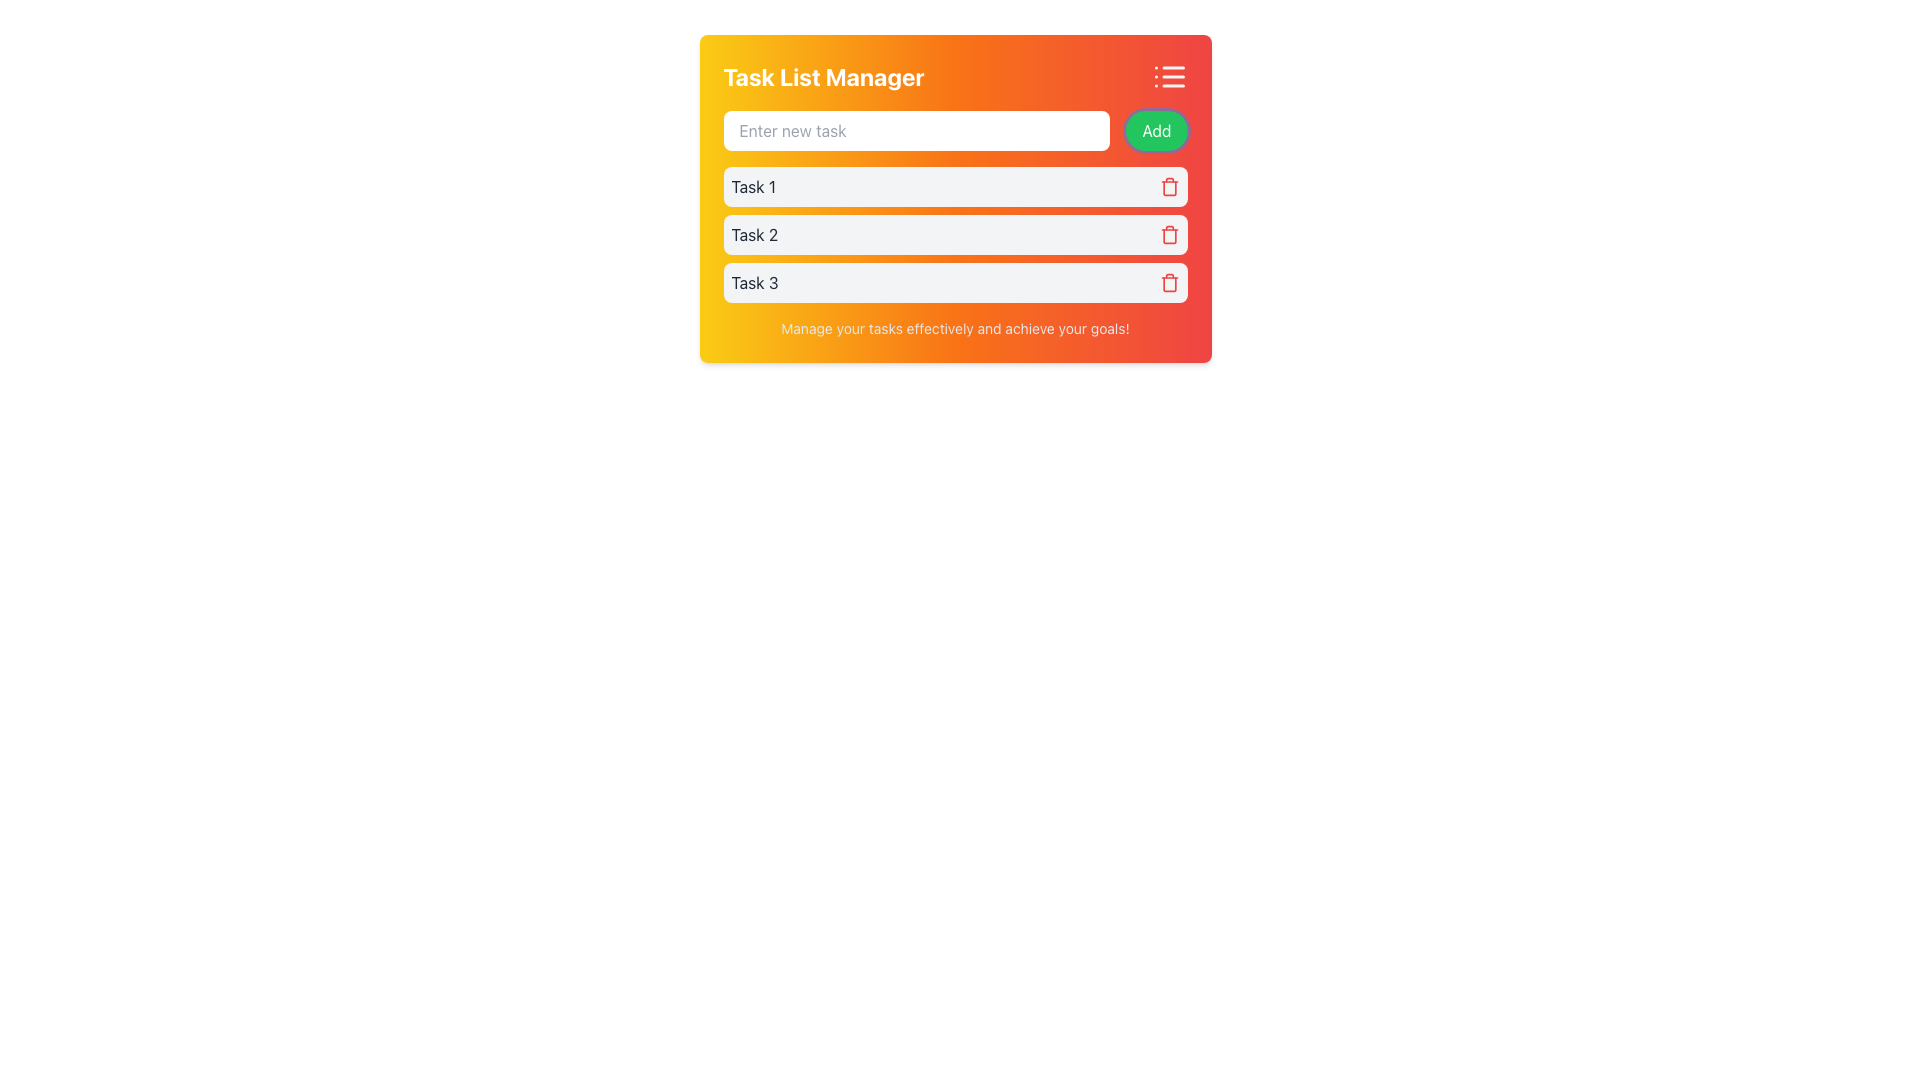 The width and height of the screenshot is (1920, 1080). Describe the element at coordinates (954, 207) in the screenshot. I see `the first task entry labeled 'Task 1' in the task list` at that location.